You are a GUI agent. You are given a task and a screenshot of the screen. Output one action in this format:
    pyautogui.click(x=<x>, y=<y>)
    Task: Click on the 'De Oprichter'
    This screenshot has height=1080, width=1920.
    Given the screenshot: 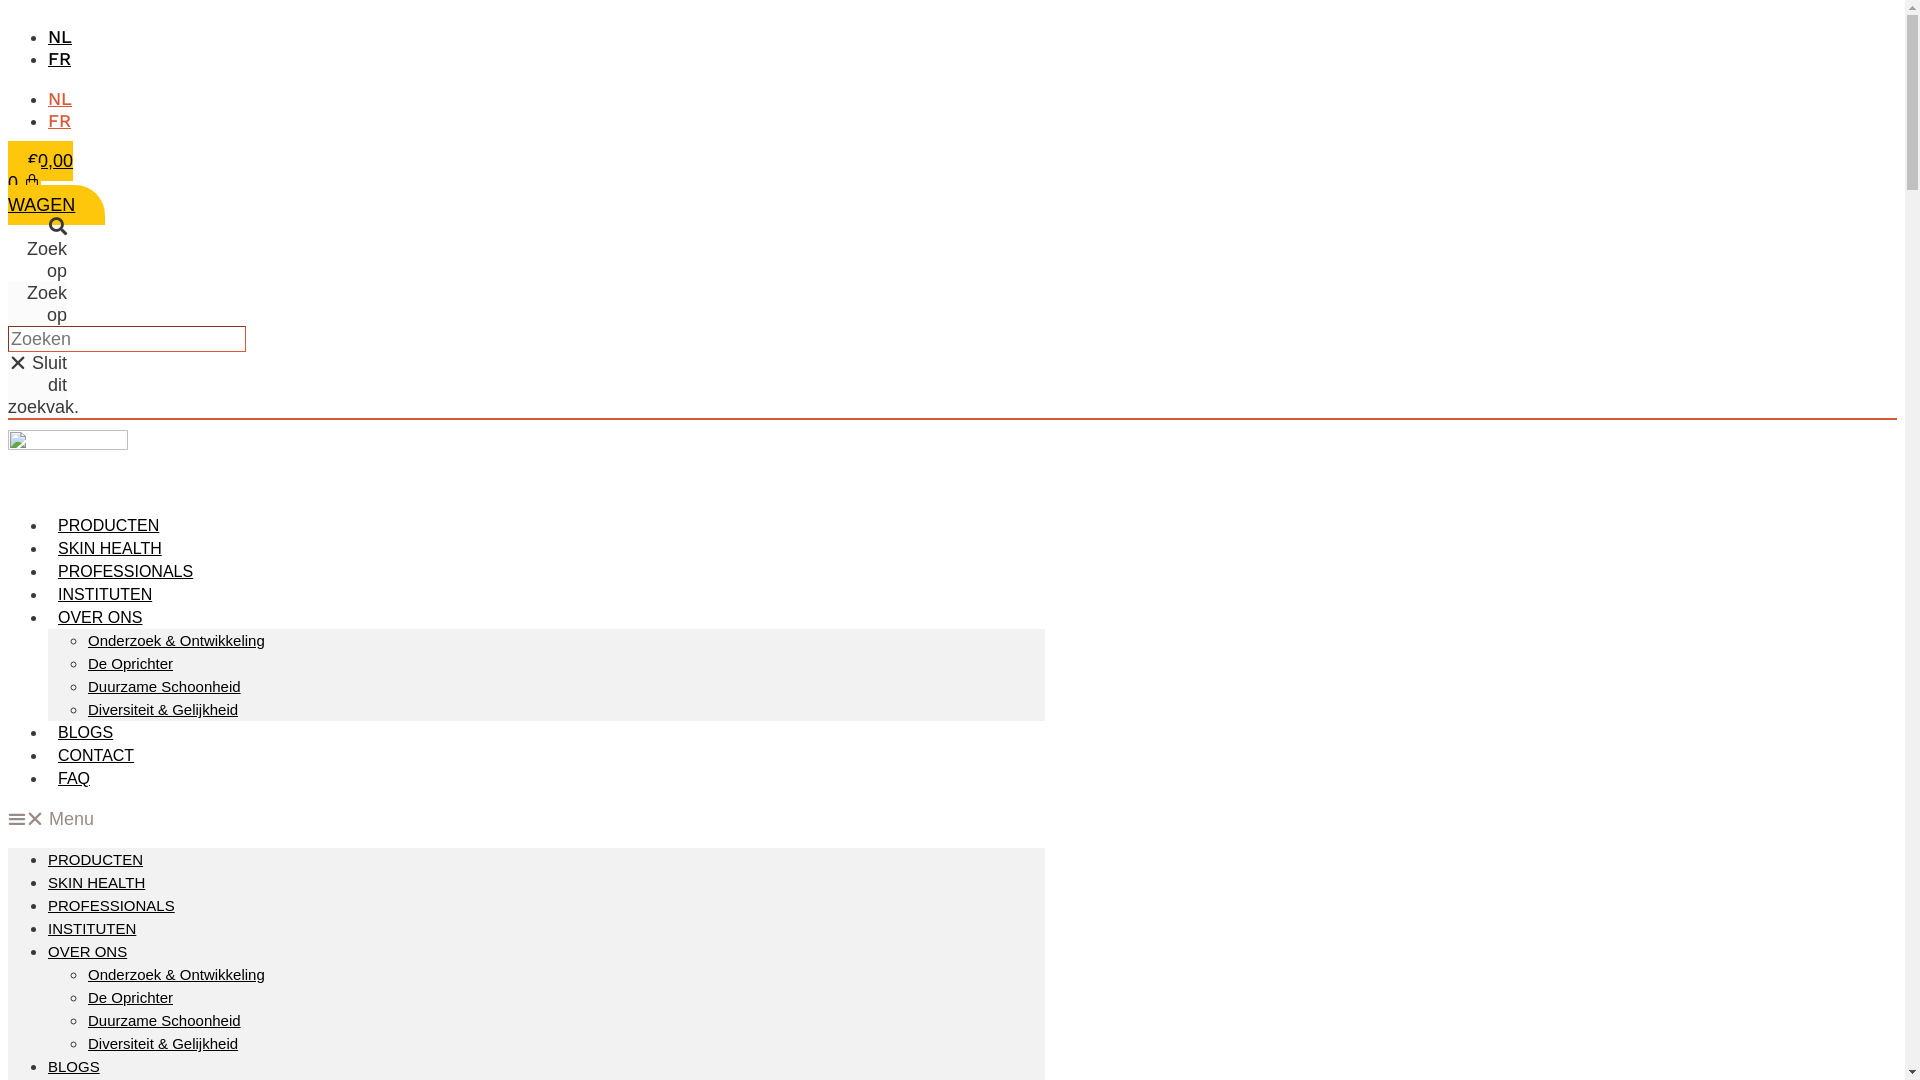 What is the action you would take?
    pyautogui.click(x=129, y=663)
    